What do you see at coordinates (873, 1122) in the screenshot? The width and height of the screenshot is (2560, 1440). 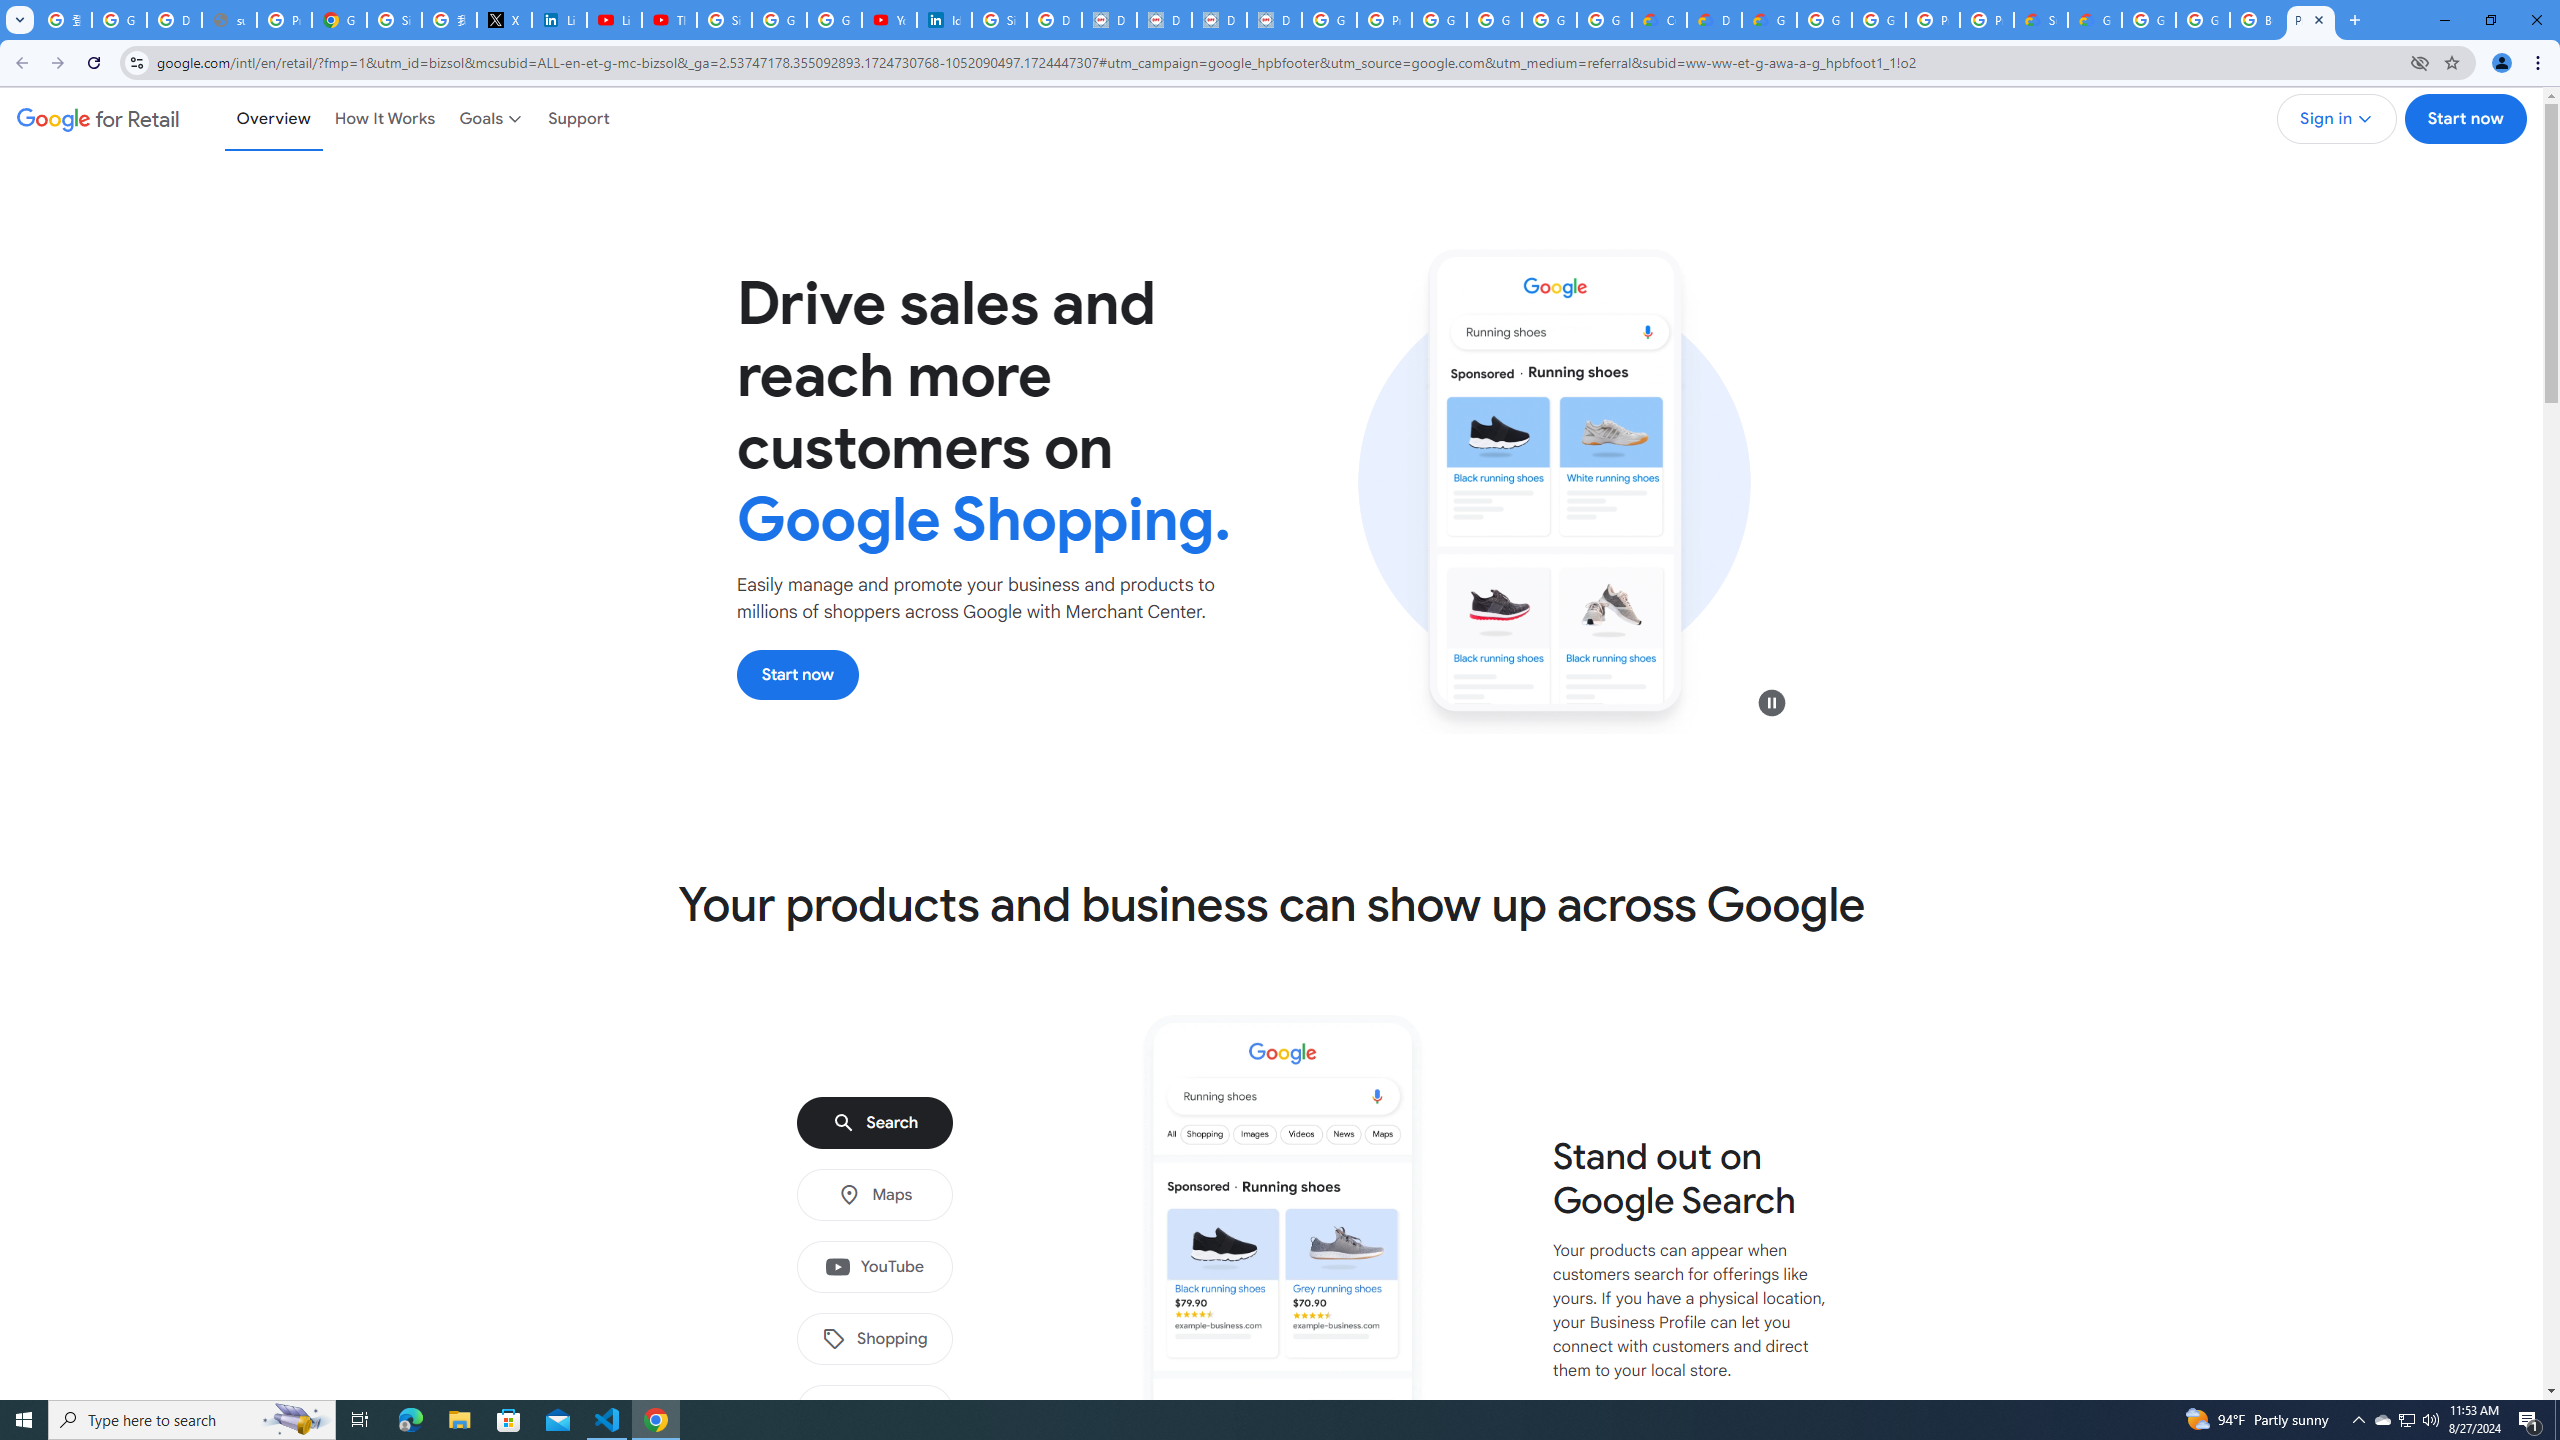 I see `'Search'` at bounding box center [873, 1122].